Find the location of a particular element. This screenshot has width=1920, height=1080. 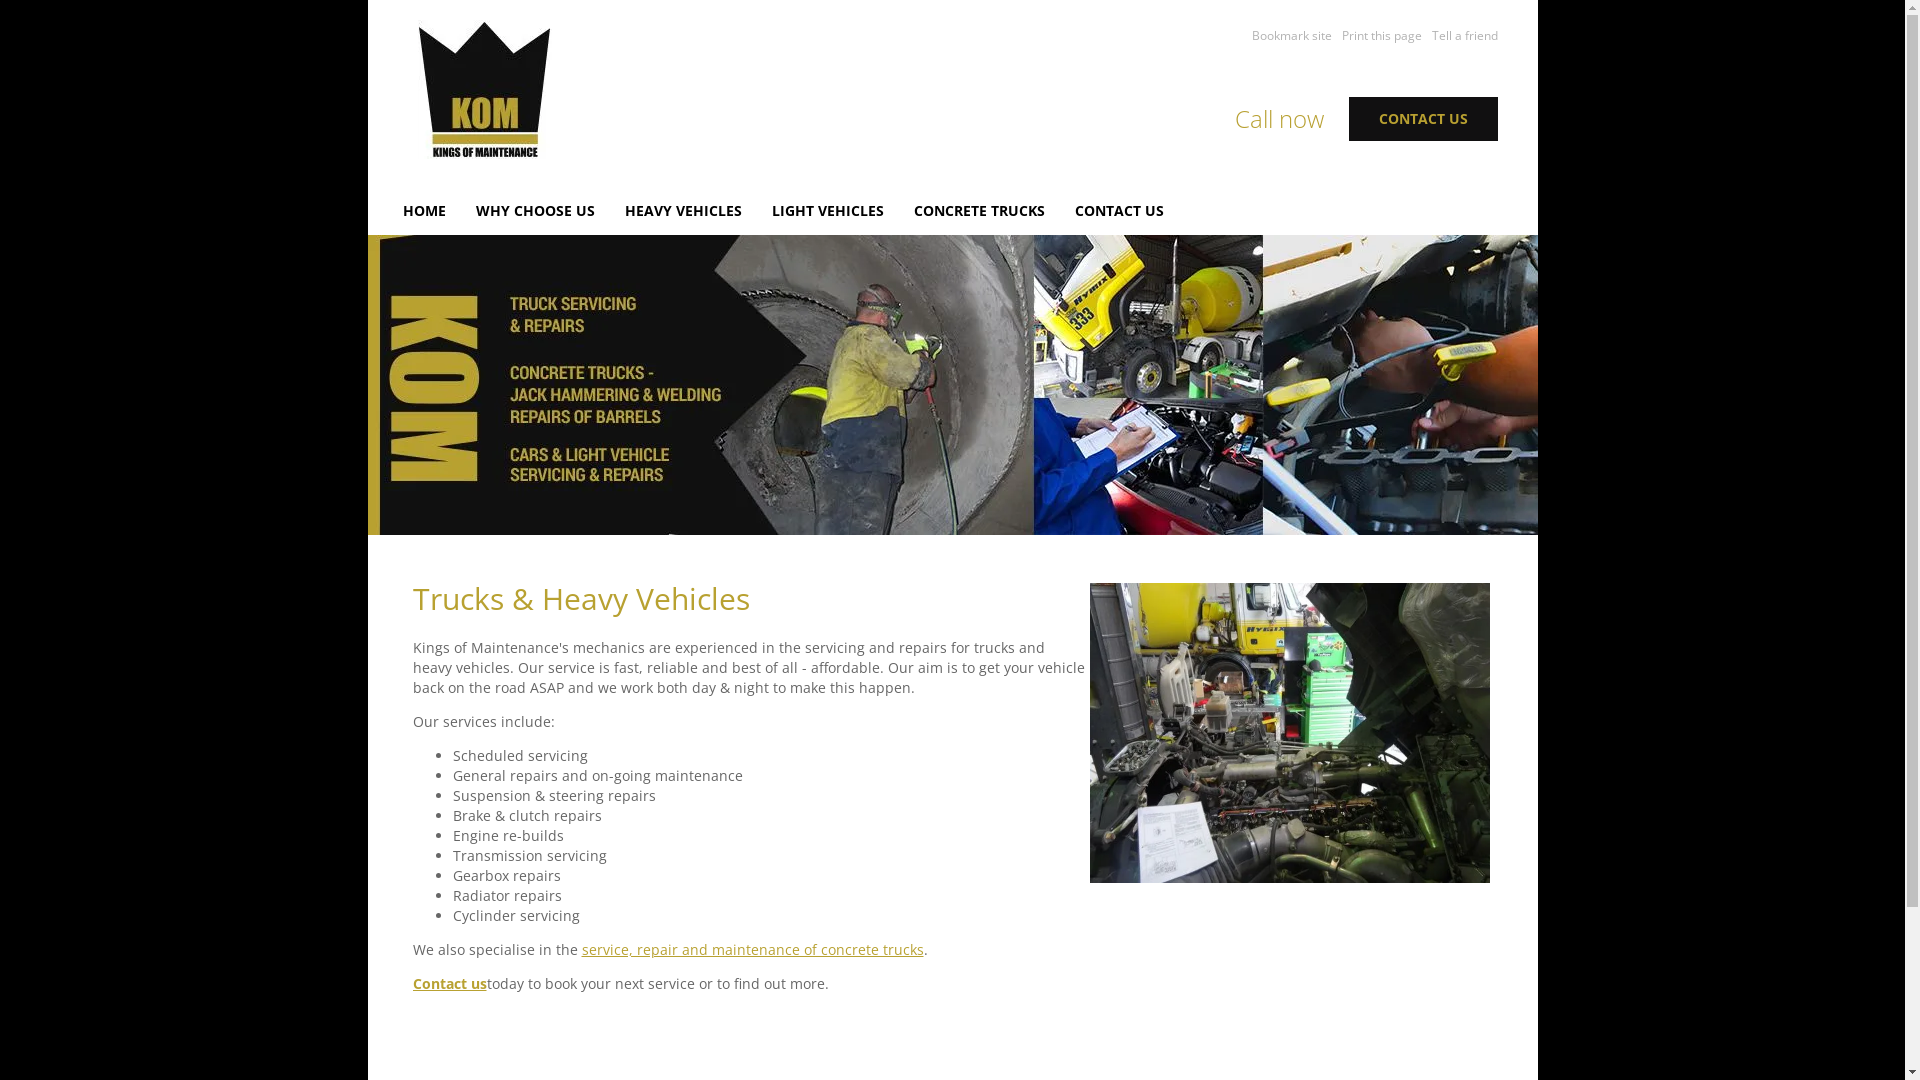

'Contact us' is located at coordinates (448, 982).